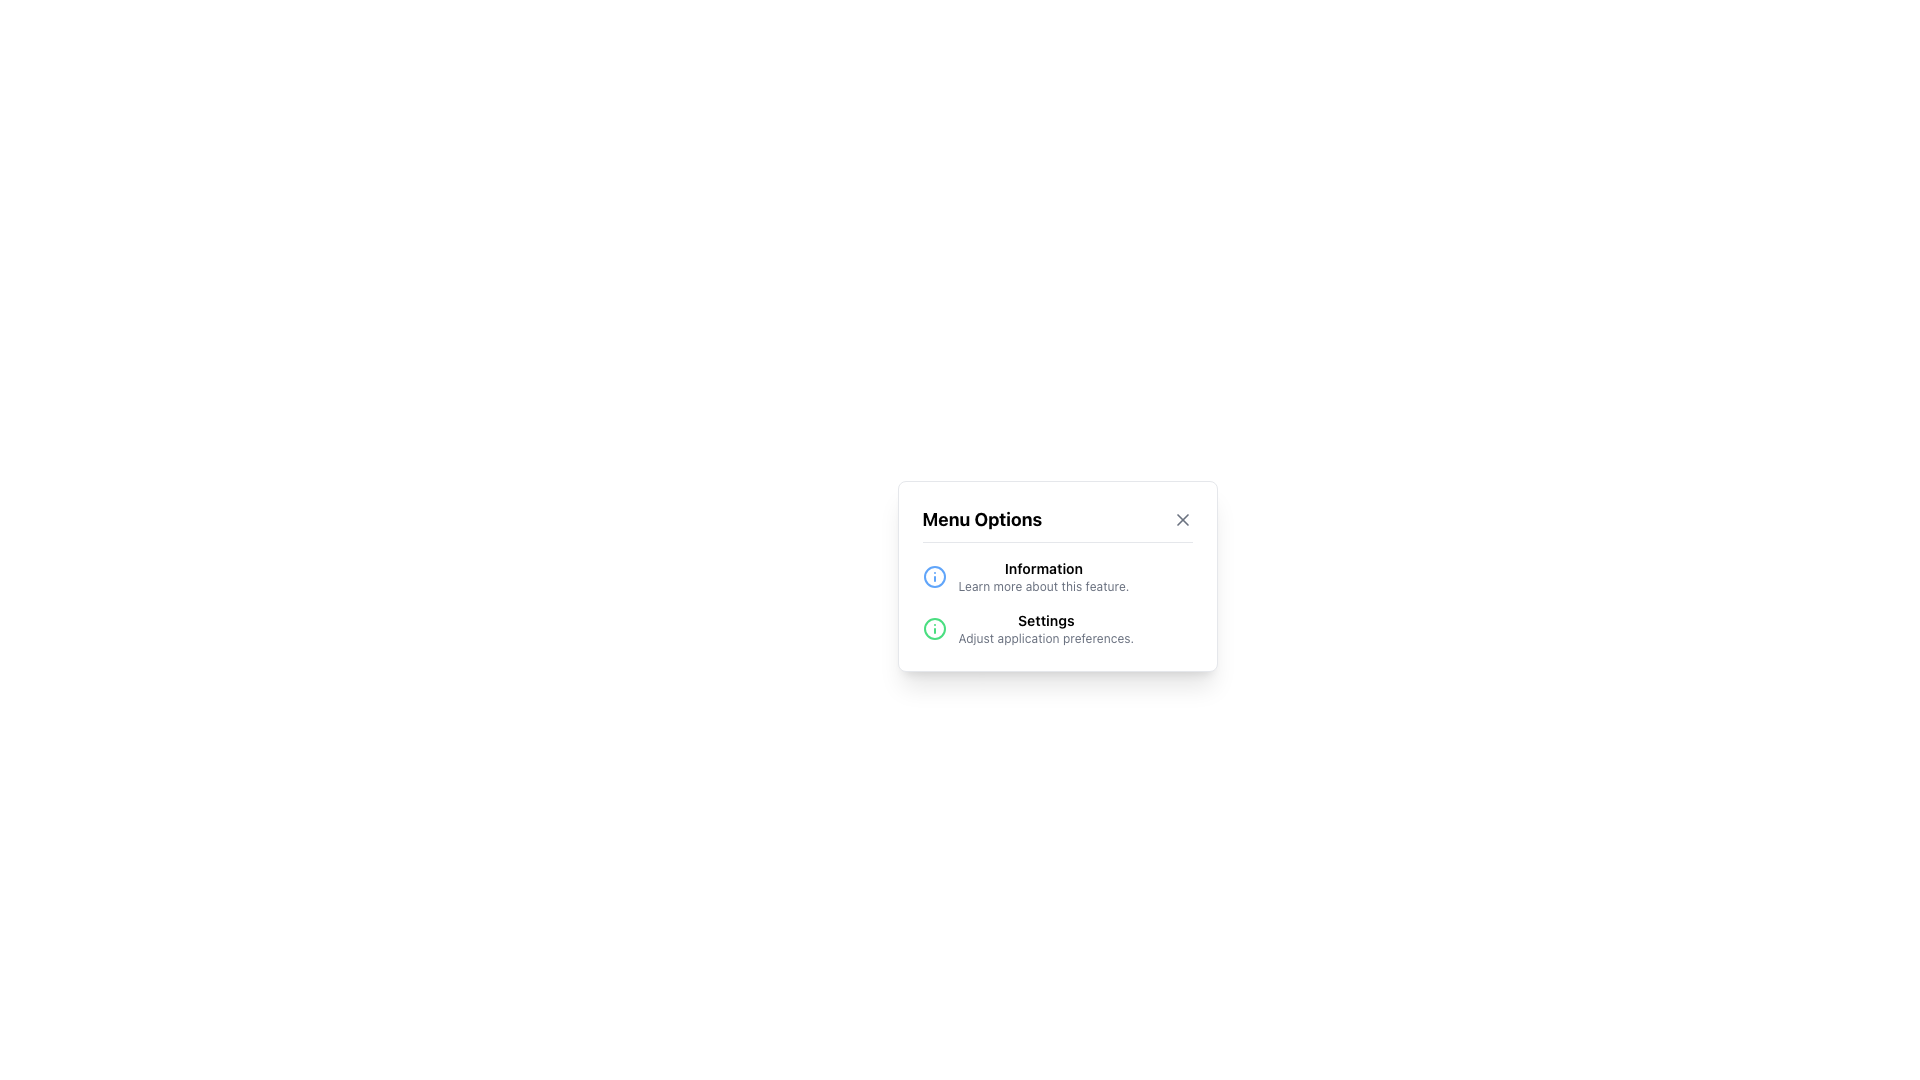 The width and height of the screenshot is (1920, 1080). Describe the element at coordinates (982, 518) in the screenshot. I see `the 'Menu Options' text label, which is a bold, larger font title in black on a white background, positioned at the top-left corner of its section` at that location.